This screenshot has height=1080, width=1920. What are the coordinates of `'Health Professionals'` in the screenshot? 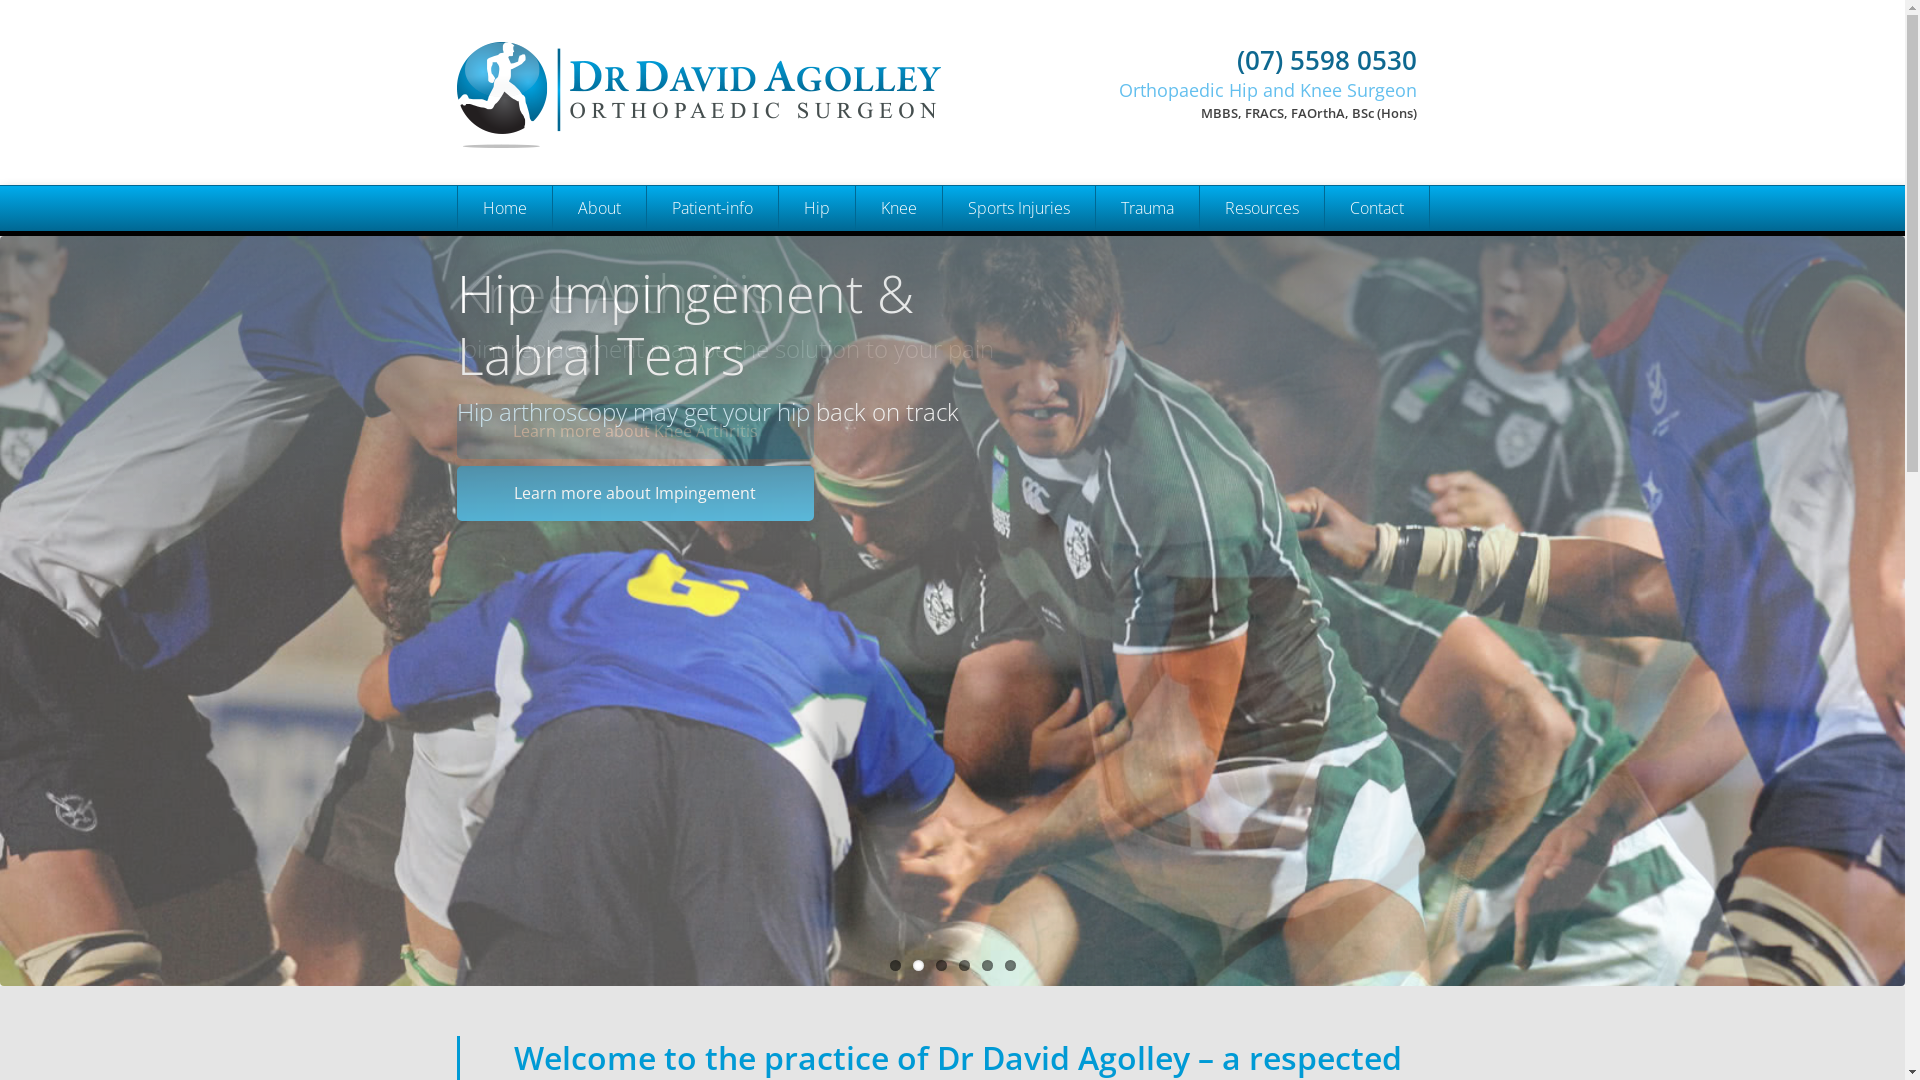 It's located at (1259, 252).